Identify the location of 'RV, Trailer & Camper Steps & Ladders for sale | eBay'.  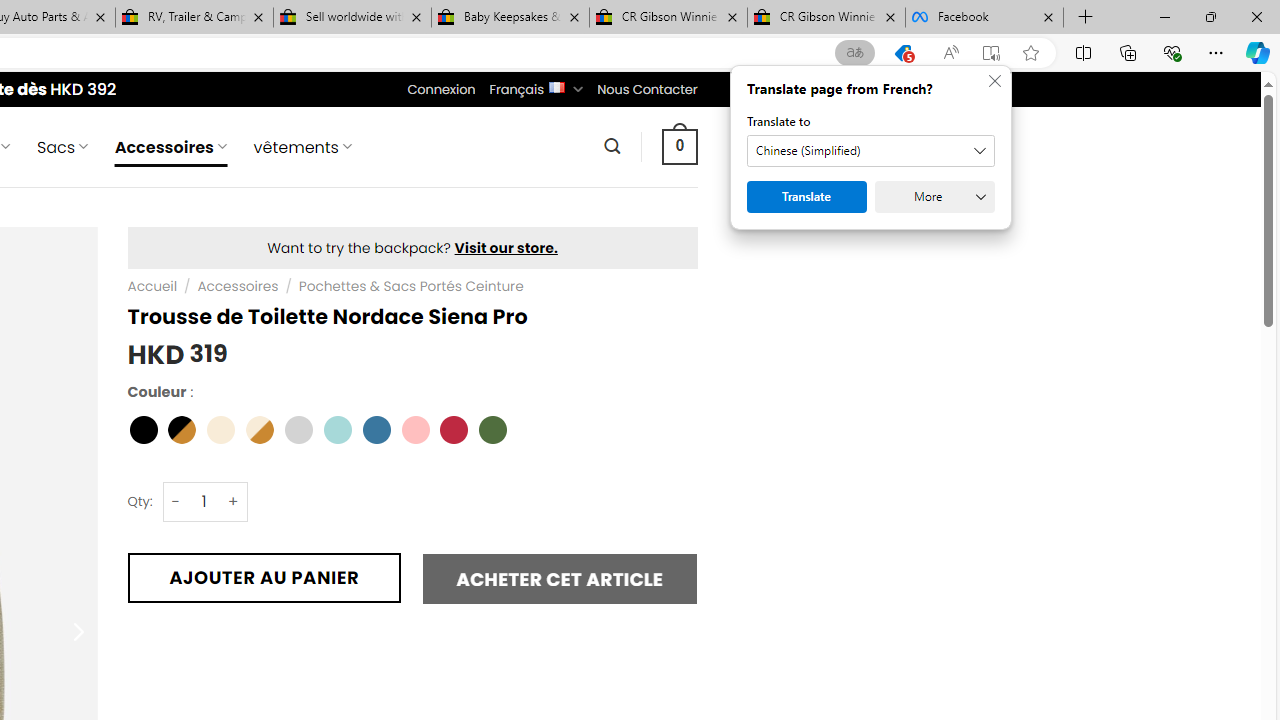
(194, 17).